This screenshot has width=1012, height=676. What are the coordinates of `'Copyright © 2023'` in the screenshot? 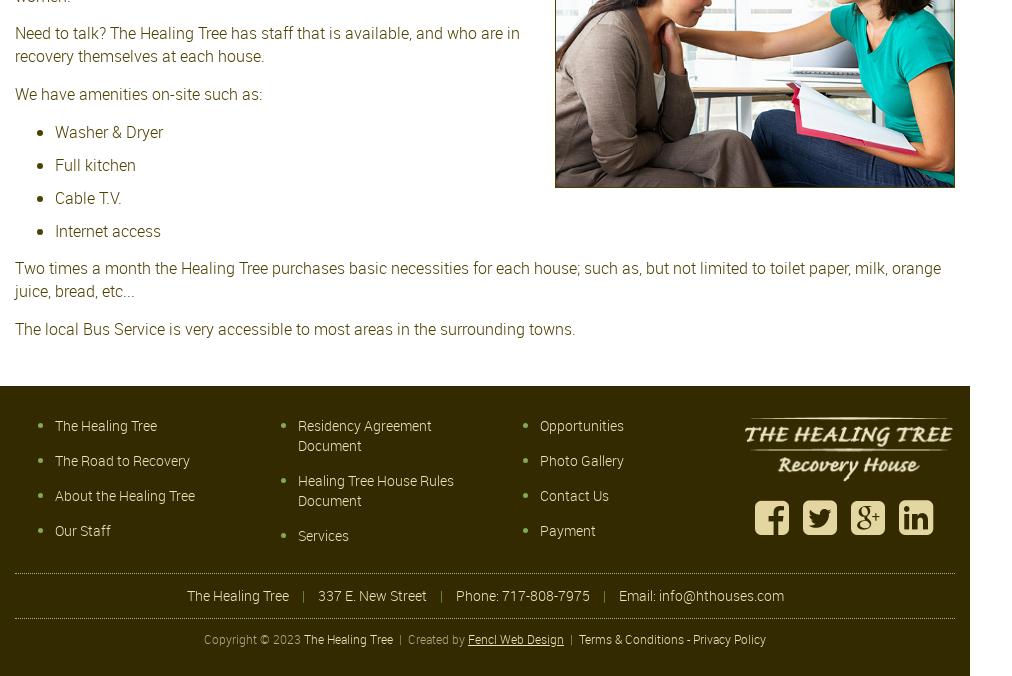 It's located at (204, 638).